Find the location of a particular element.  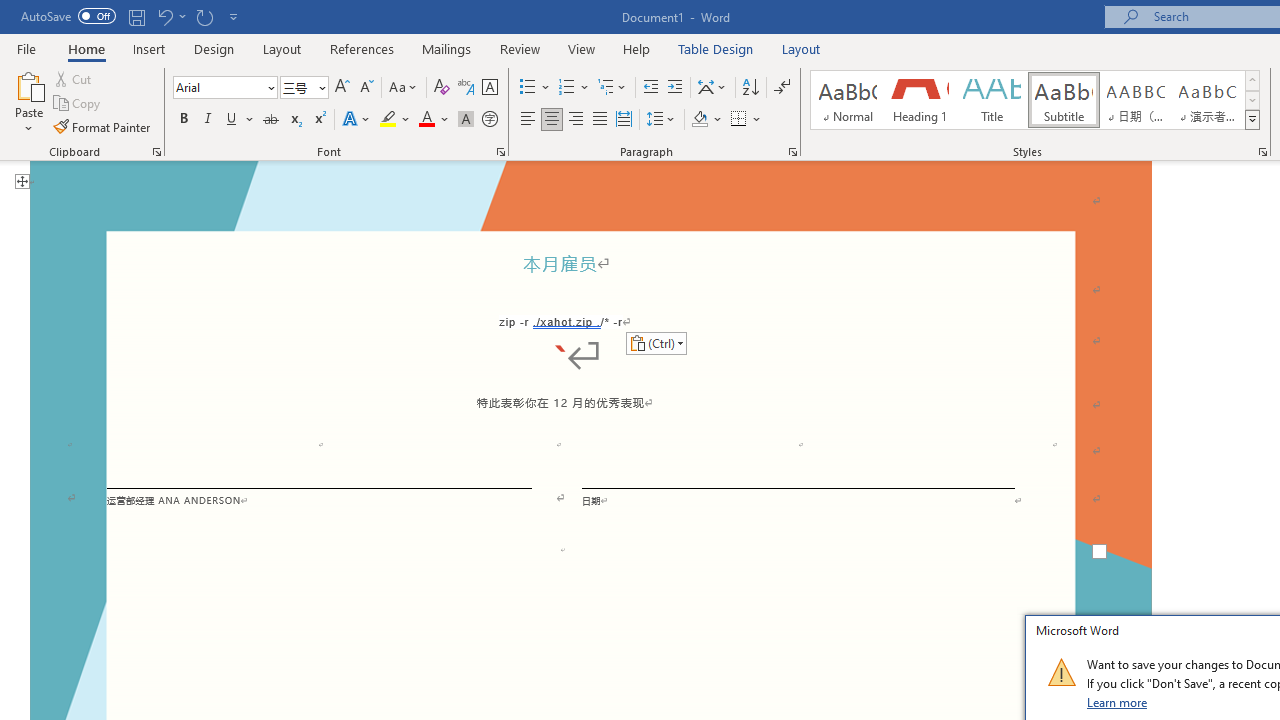

'Font Size' is located at coordinates (303, 86).